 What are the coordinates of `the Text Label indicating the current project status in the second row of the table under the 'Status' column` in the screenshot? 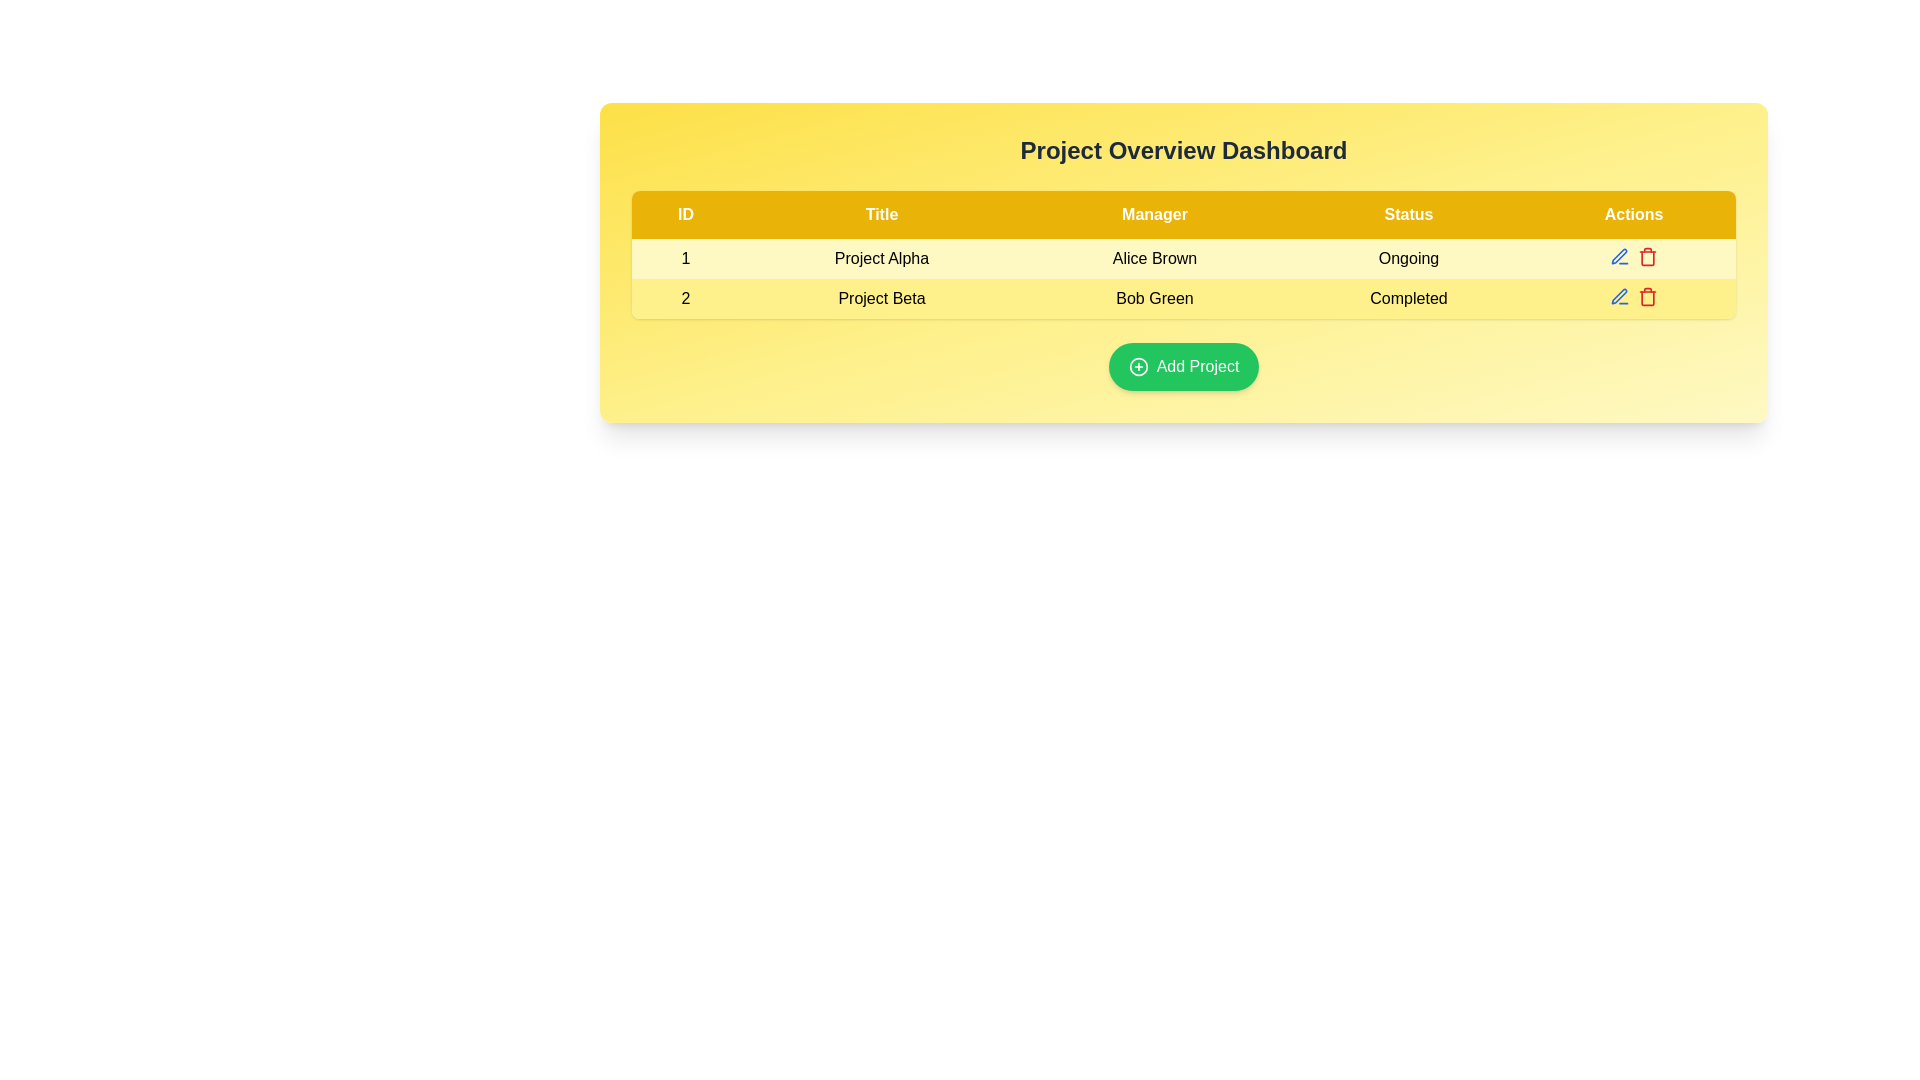 It's located at (1408, 257).